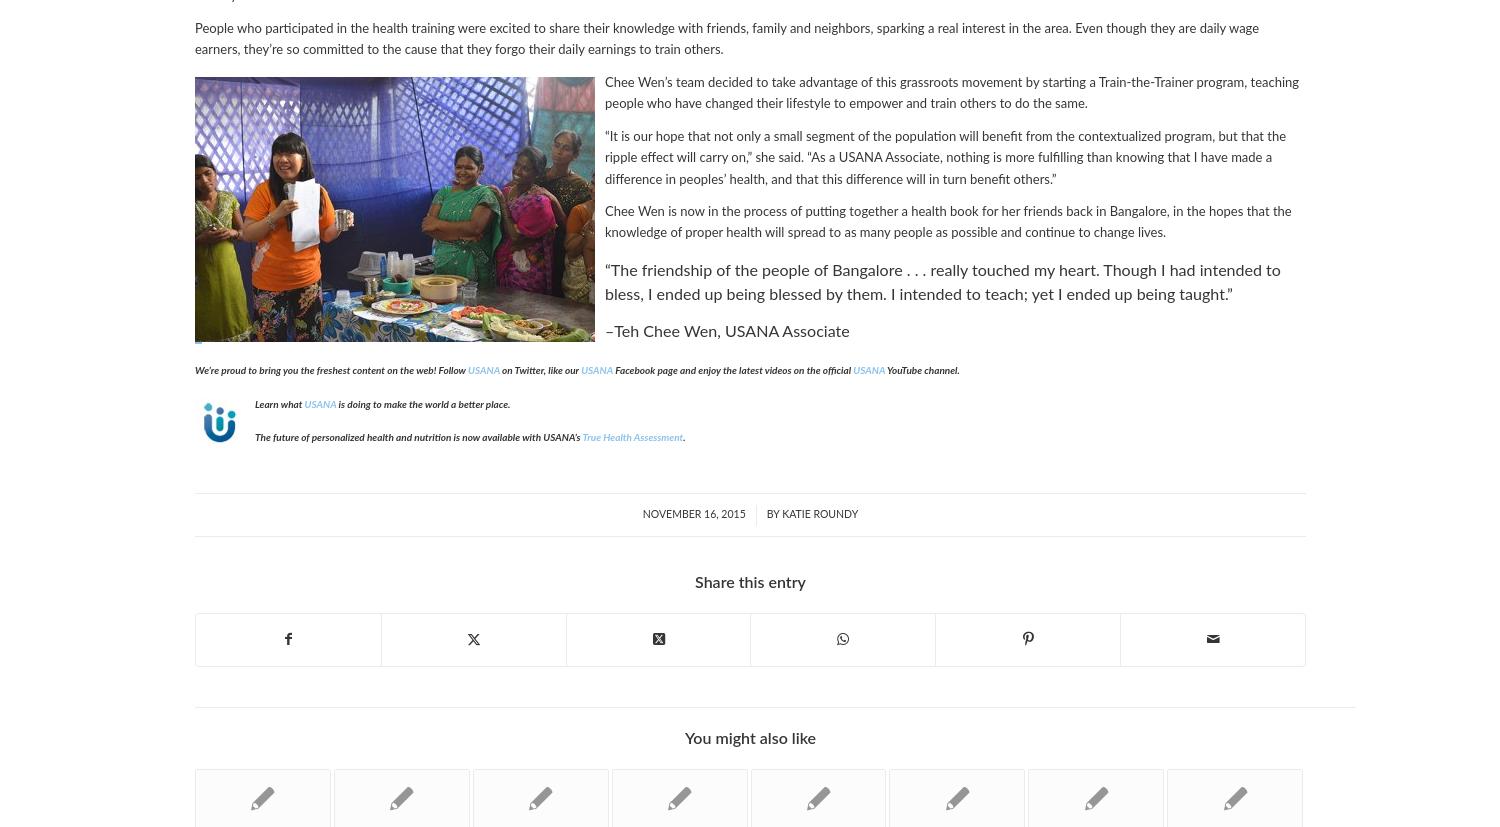 This screenshot has width=1500, height=827. I want to click on 'We’re proud to bring you the freshest content on the web! Follow', so click(330, 369).